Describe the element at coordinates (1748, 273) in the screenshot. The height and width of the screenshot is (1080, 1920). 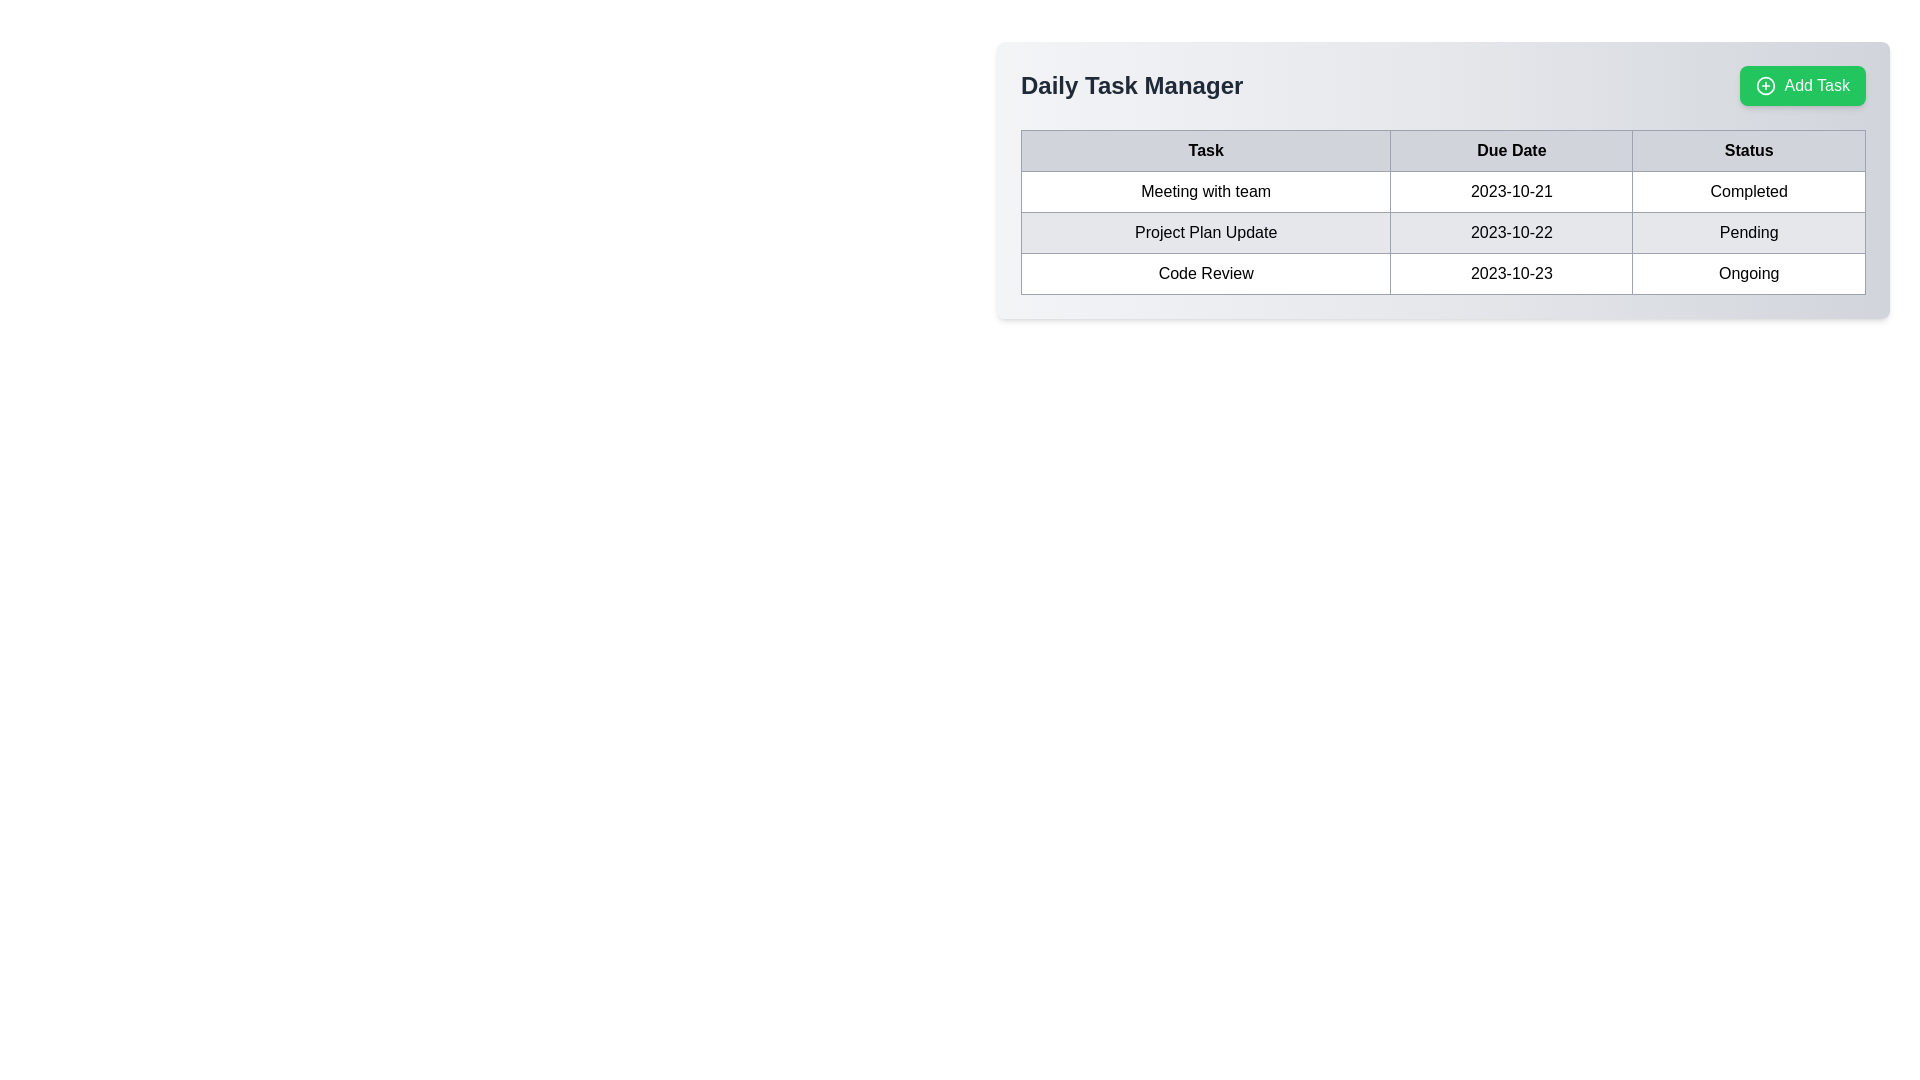
I see `text displayed in the 'Code Review' status label located in the last cell of the 'Status' column in the table` at that location.